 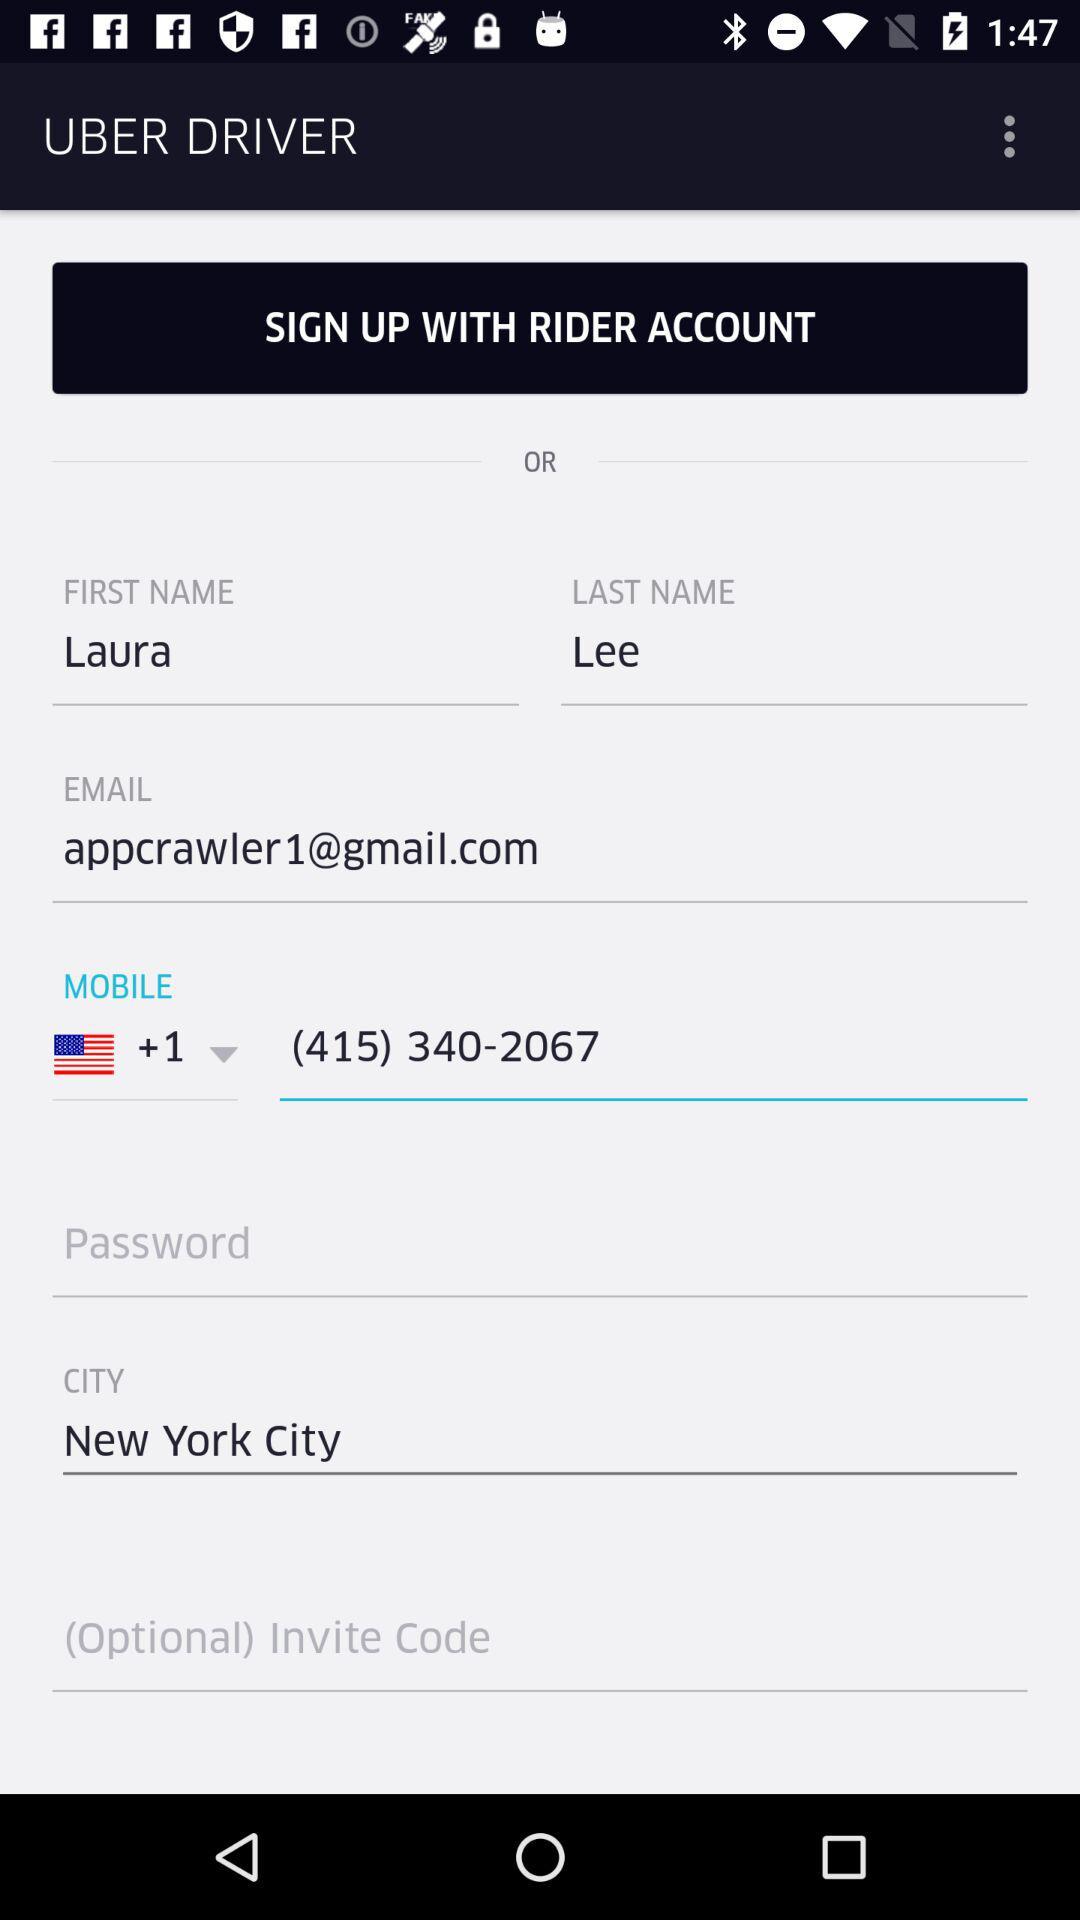 What do you see at coordinates (540, 1646) in the screenshot?
I see `type here` at bounding box center [540, 1646].